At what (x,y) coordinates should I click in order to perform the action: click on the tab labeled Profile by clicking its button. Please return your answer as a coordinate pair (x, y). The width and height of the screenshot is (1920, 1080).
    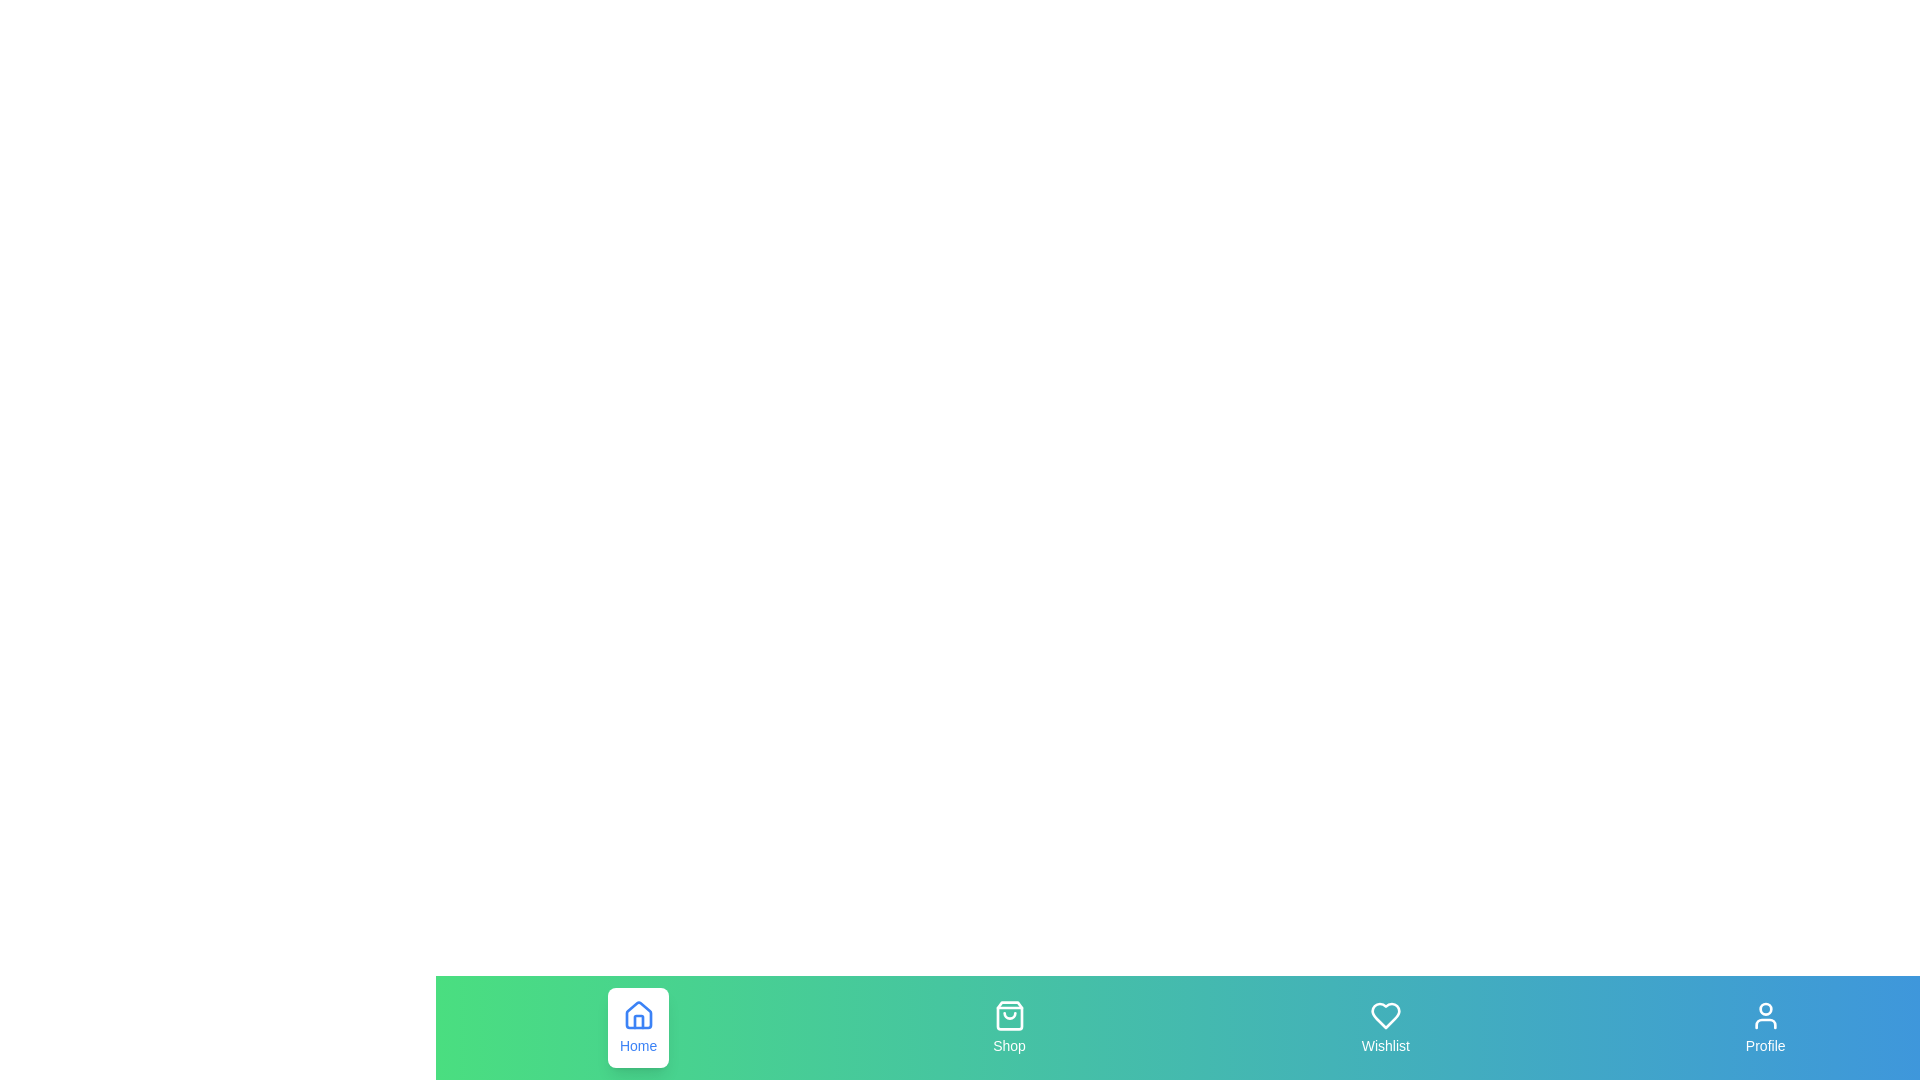
    Looking at the image, I should click on (1765, 1028).